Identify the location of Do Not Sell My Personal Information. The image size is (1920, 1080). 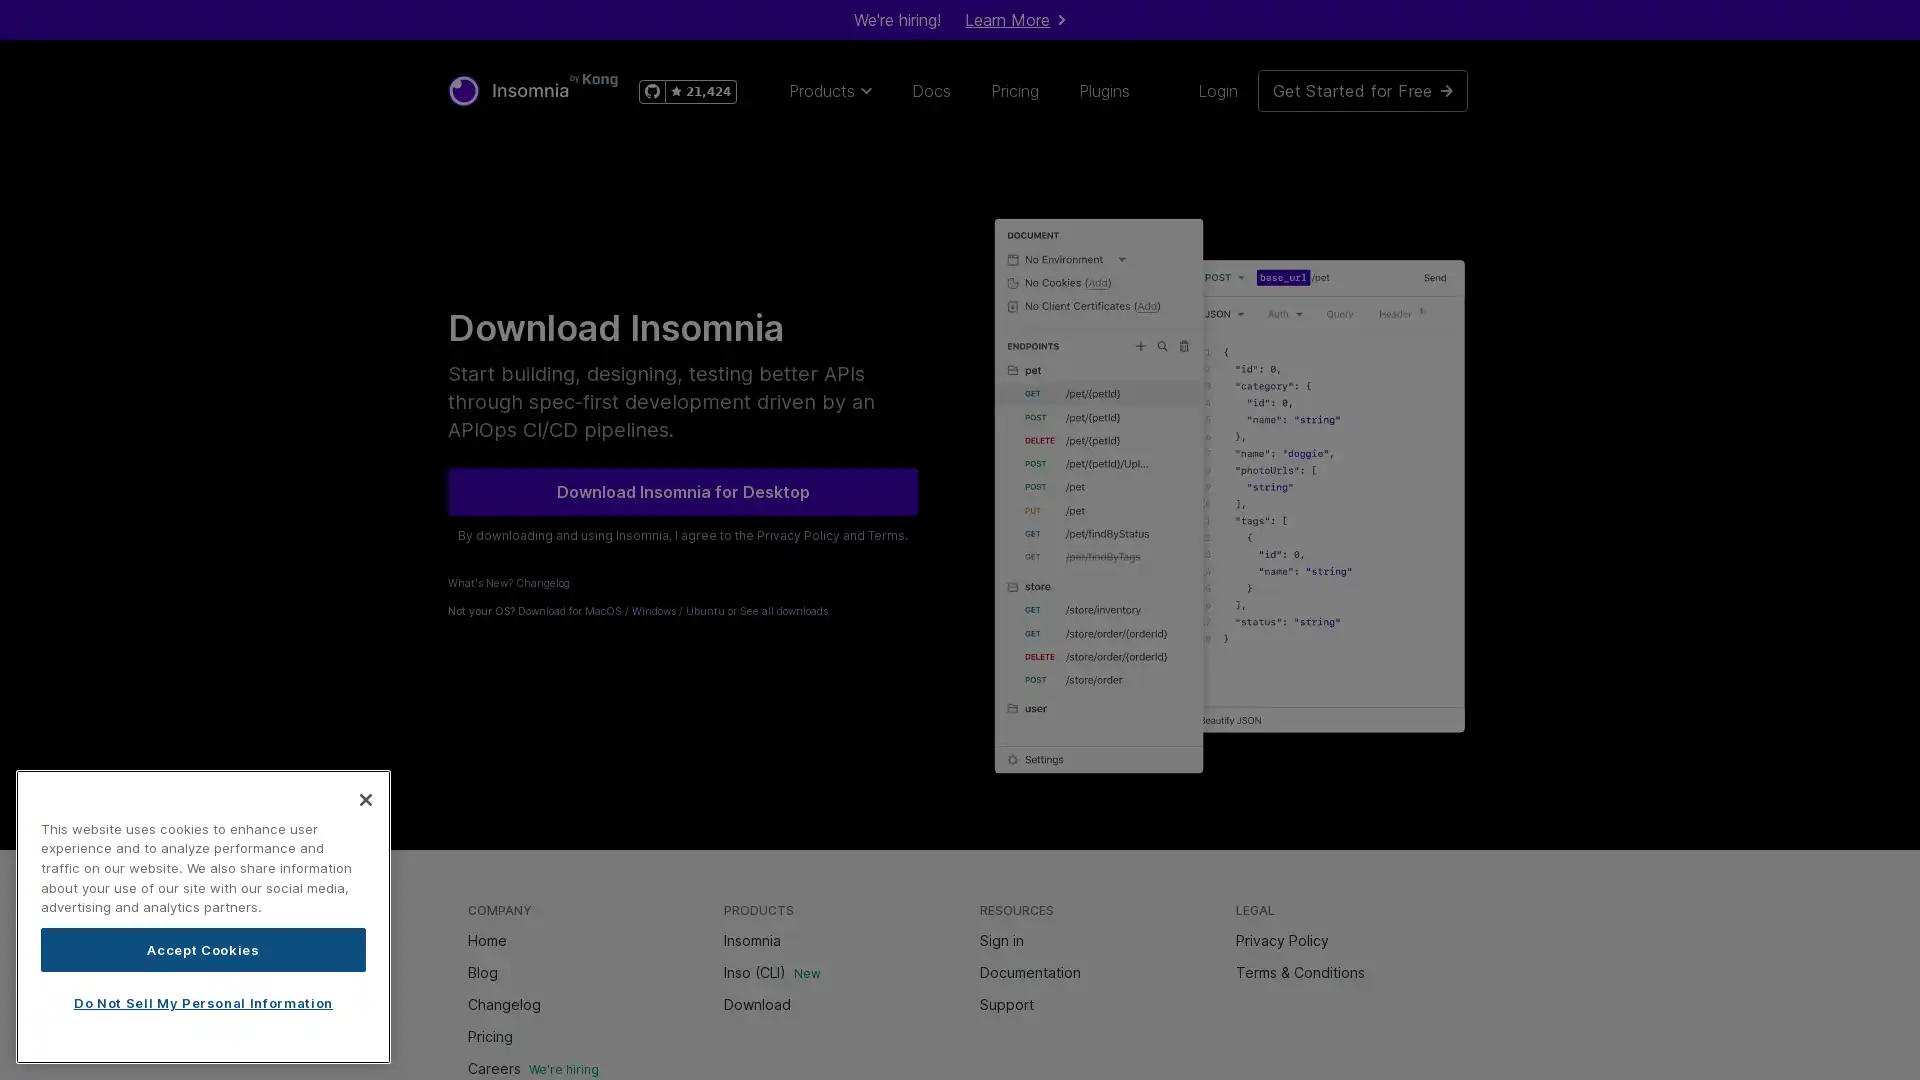
(203, 1002).